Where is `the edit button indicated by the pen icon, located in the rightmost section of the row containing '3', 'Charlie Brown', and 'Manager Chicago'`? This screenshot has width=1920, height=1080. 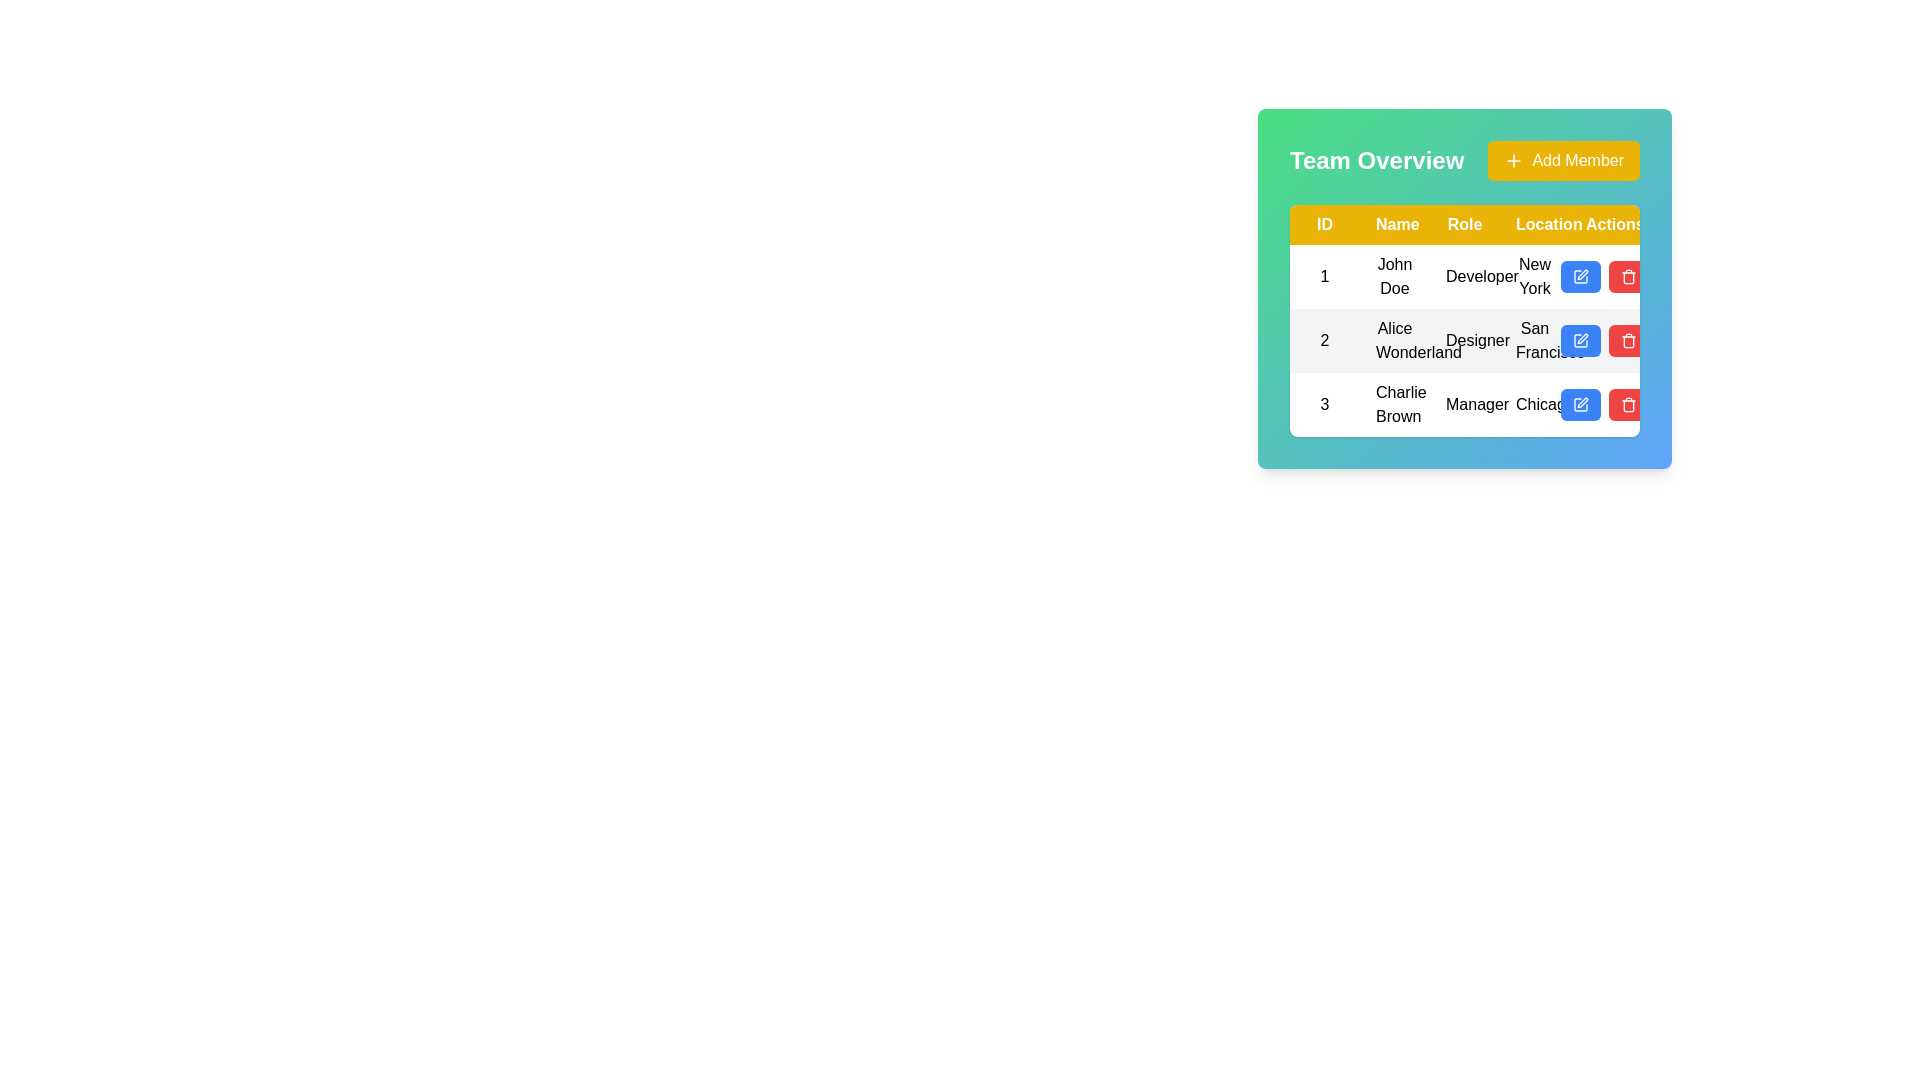
the edit button indicated by the pen icon, located in the rightmost section of the row containing '3', 'Charlie Brown', and 'Manager Chicago' is located at coordinates (1604, 405).